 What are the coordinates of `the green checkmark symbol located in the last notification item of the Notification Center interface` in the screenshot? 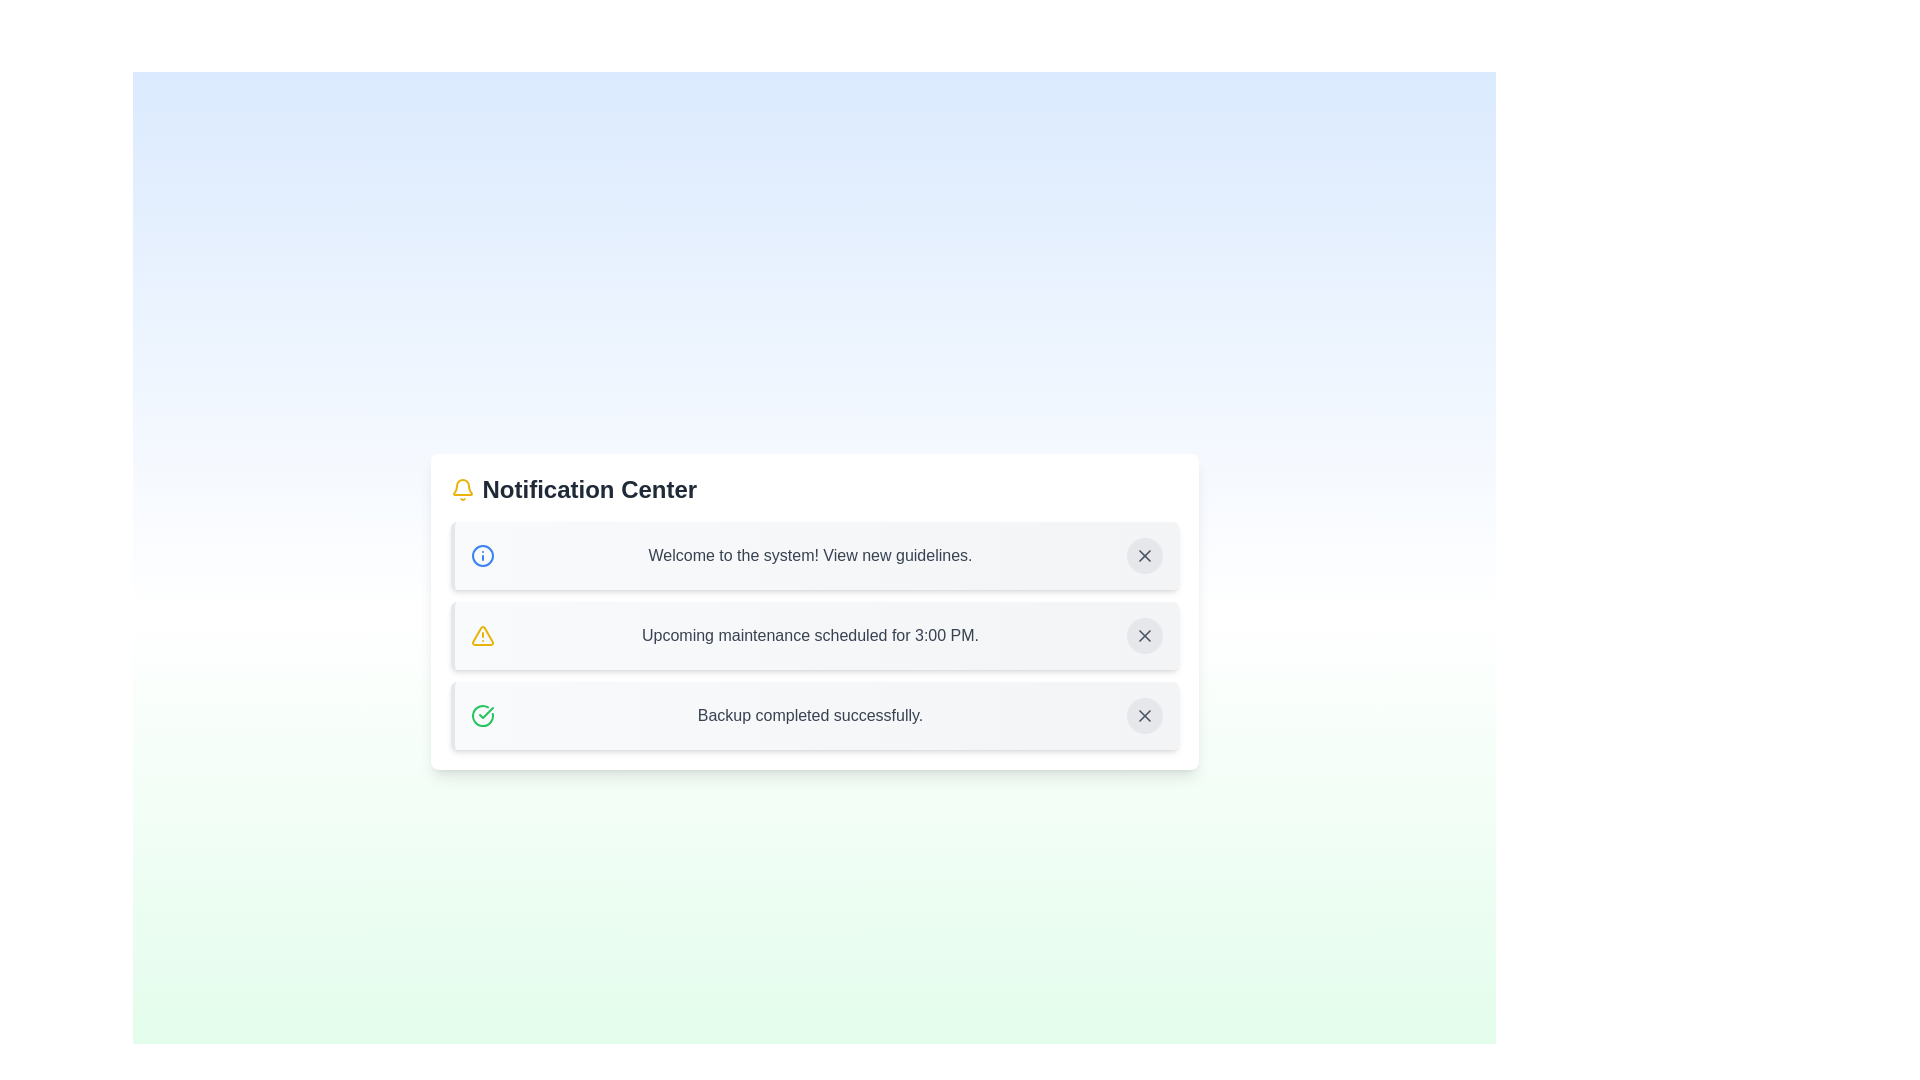 It's located at (485, 712).